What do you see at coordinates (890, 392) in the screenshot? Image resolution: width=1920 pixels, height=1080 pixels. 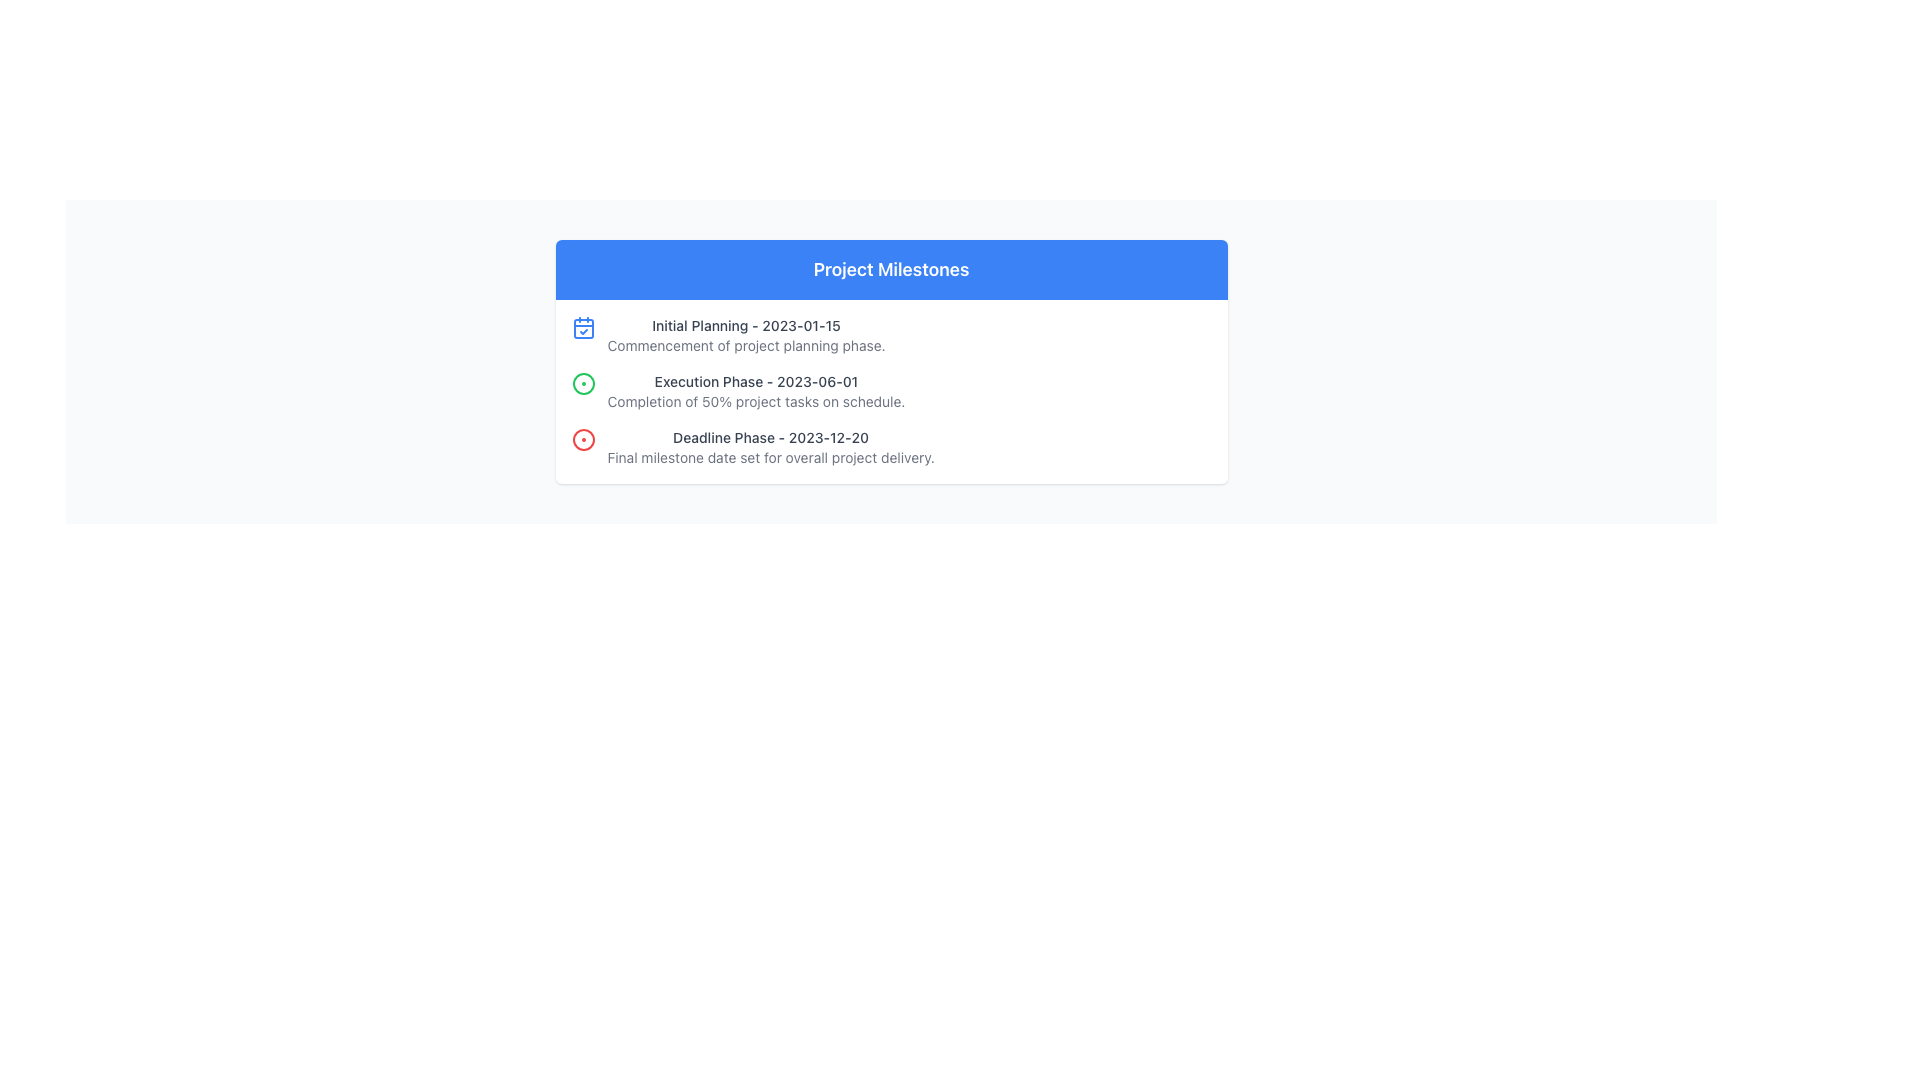 I see `textual information section containing the project phases titled 'Initial Planning', 'Execution Phase', and 'Deadline Phase', located below the 'Project Milestones' header` at bounding box center [890, 392].